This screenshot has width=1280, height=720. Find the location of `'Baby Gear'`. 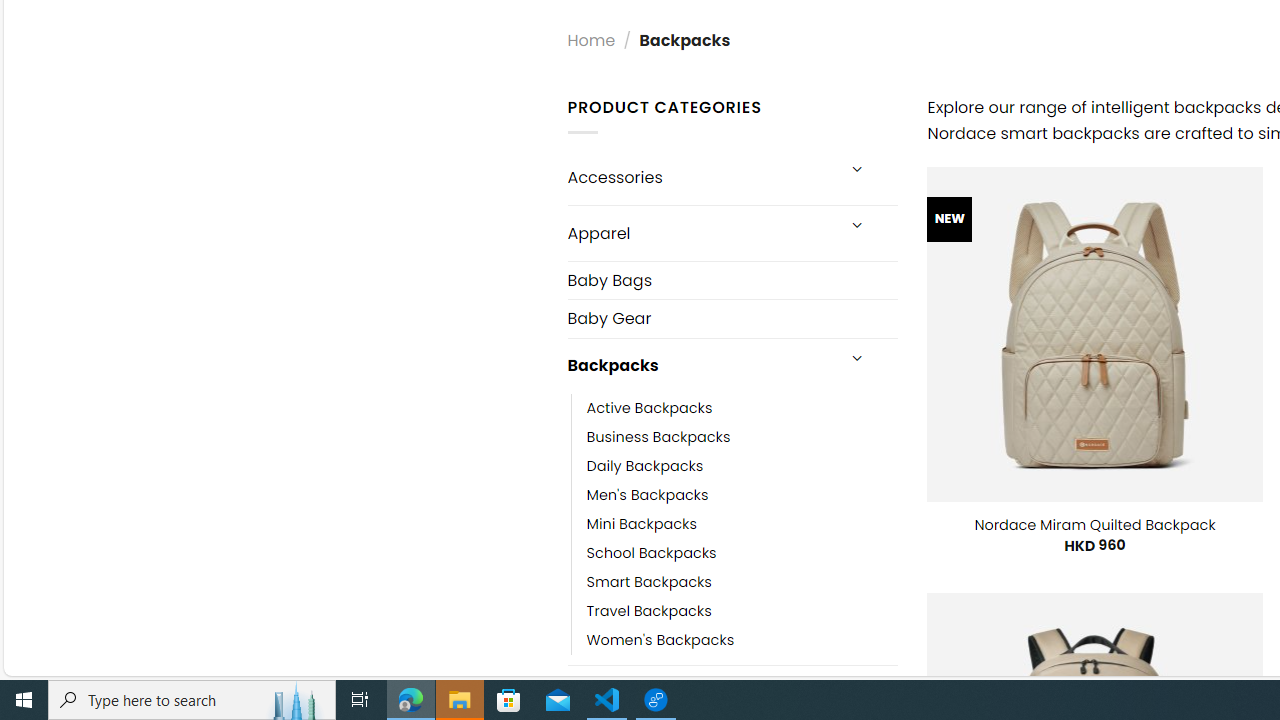

'Baby Gear' is located at coordinates (731, 317).